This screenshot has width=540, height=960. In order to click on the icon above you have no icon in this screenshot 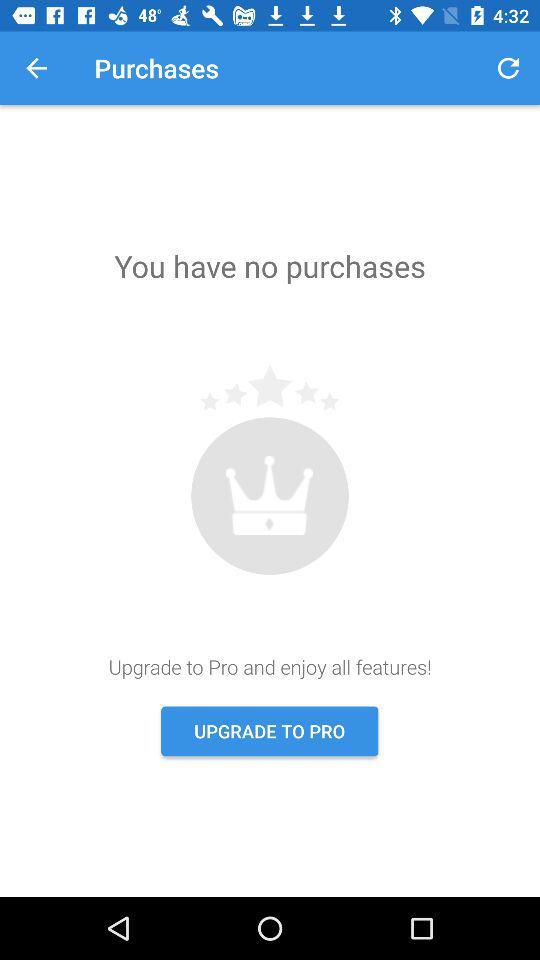, I will do `click(508, 68)`.